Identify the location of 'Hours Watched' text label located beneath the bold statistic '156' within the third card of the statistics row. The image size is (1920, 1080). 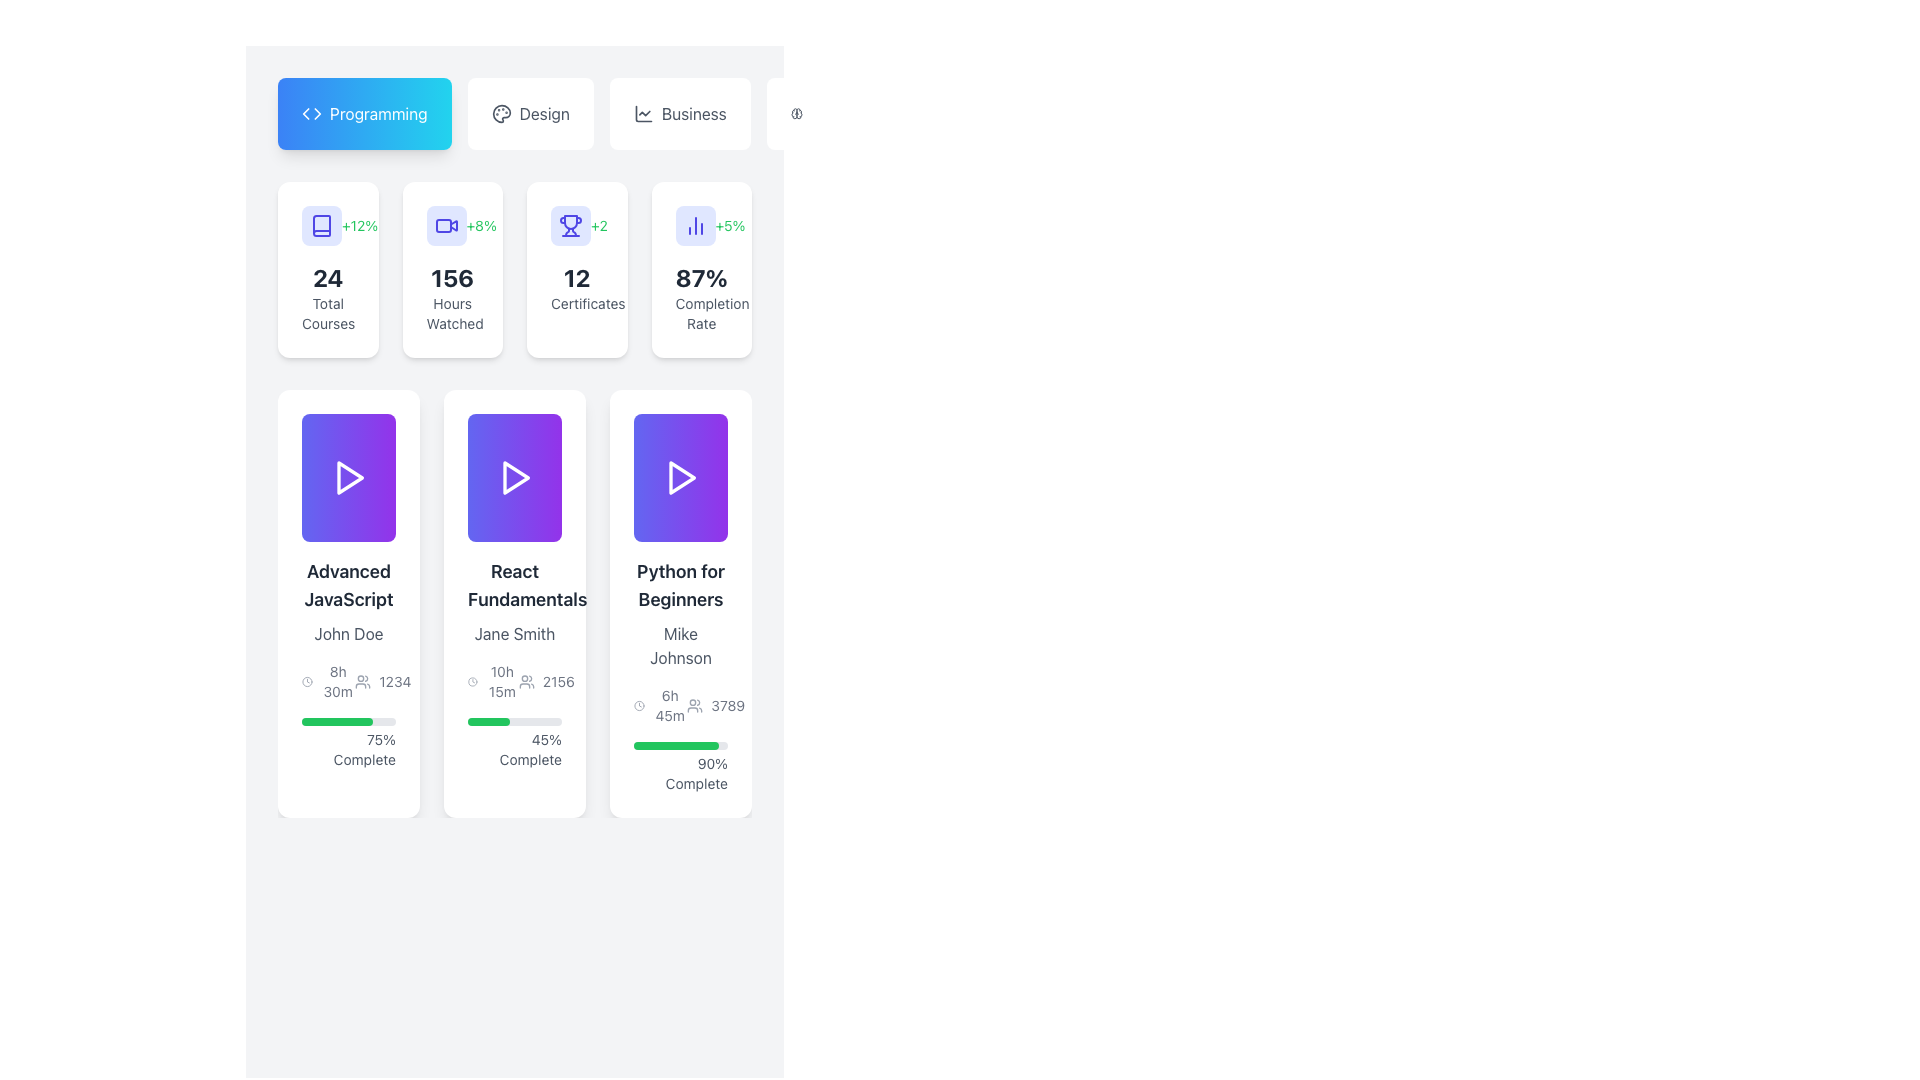
(451, 313).